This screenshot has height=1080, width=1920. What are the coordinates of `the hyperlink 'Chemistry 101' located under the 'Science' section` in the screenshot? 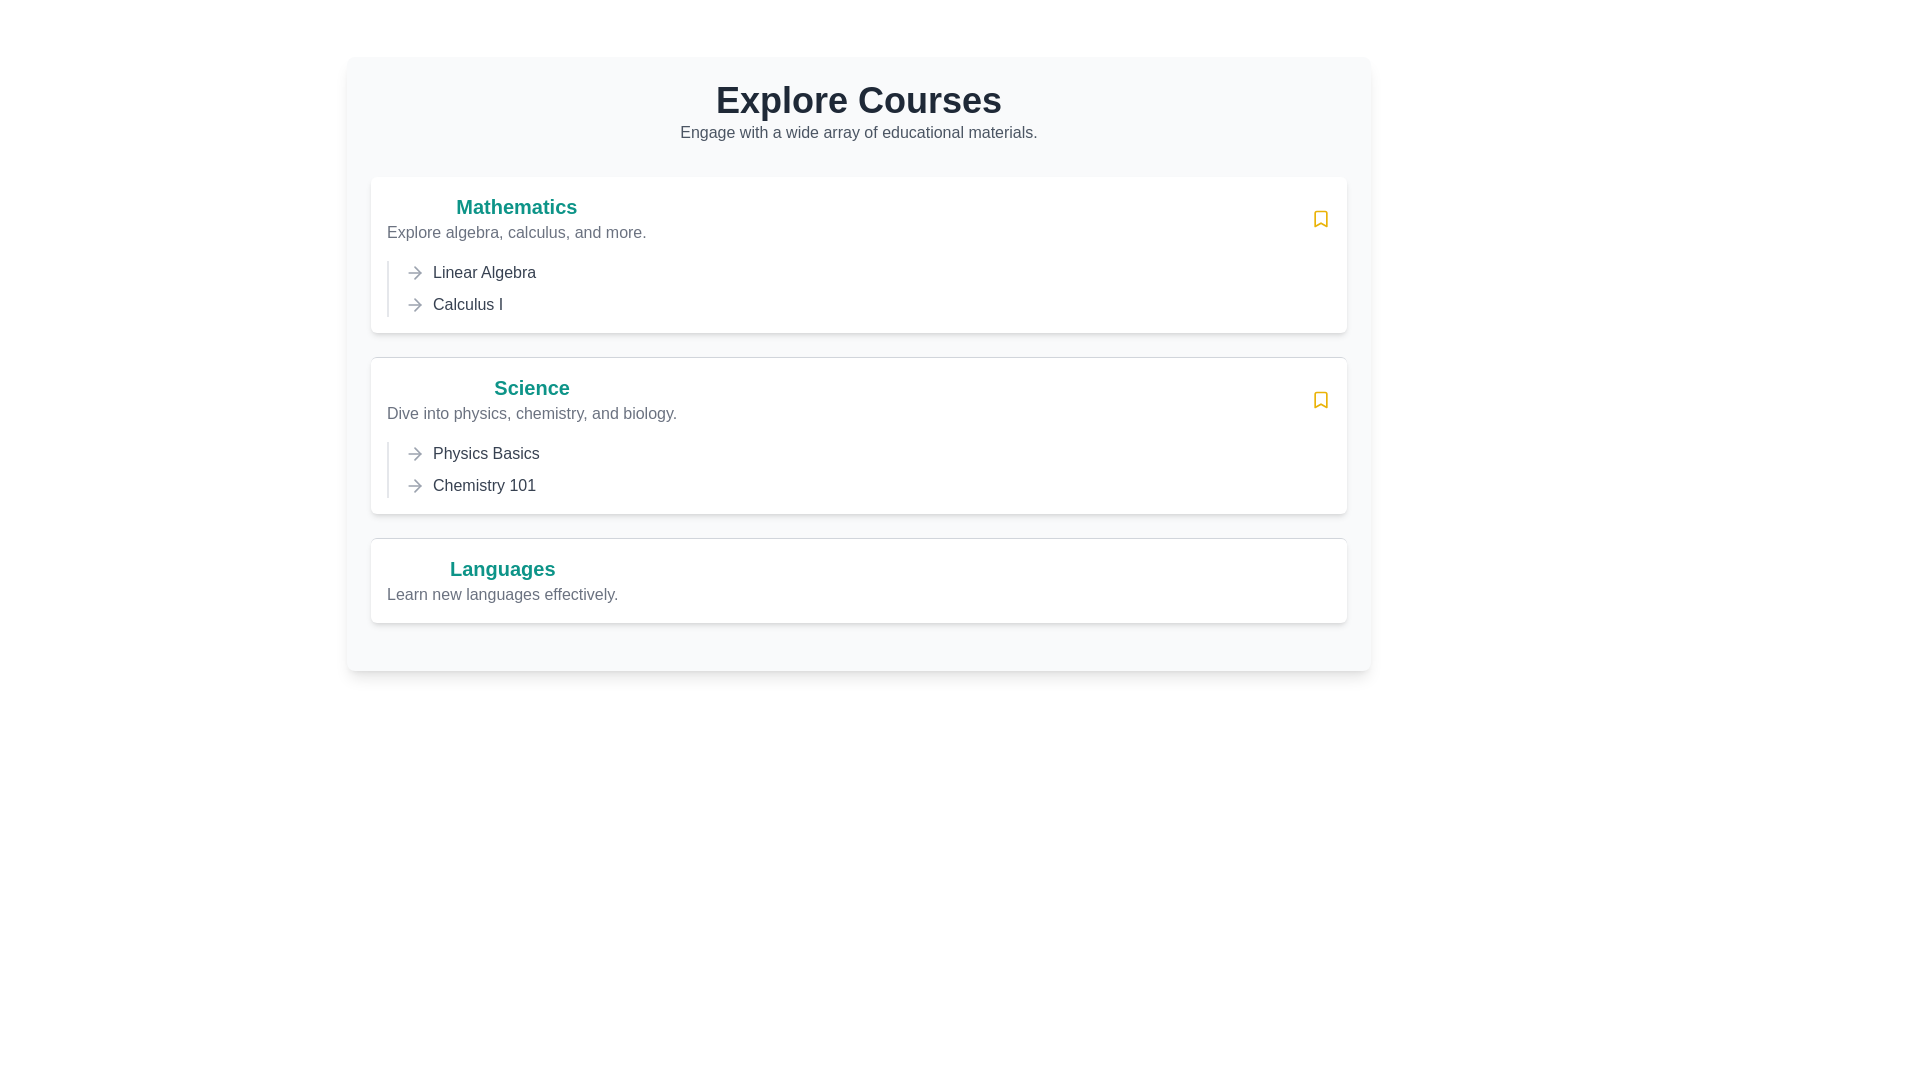 It's located at (484, 486).